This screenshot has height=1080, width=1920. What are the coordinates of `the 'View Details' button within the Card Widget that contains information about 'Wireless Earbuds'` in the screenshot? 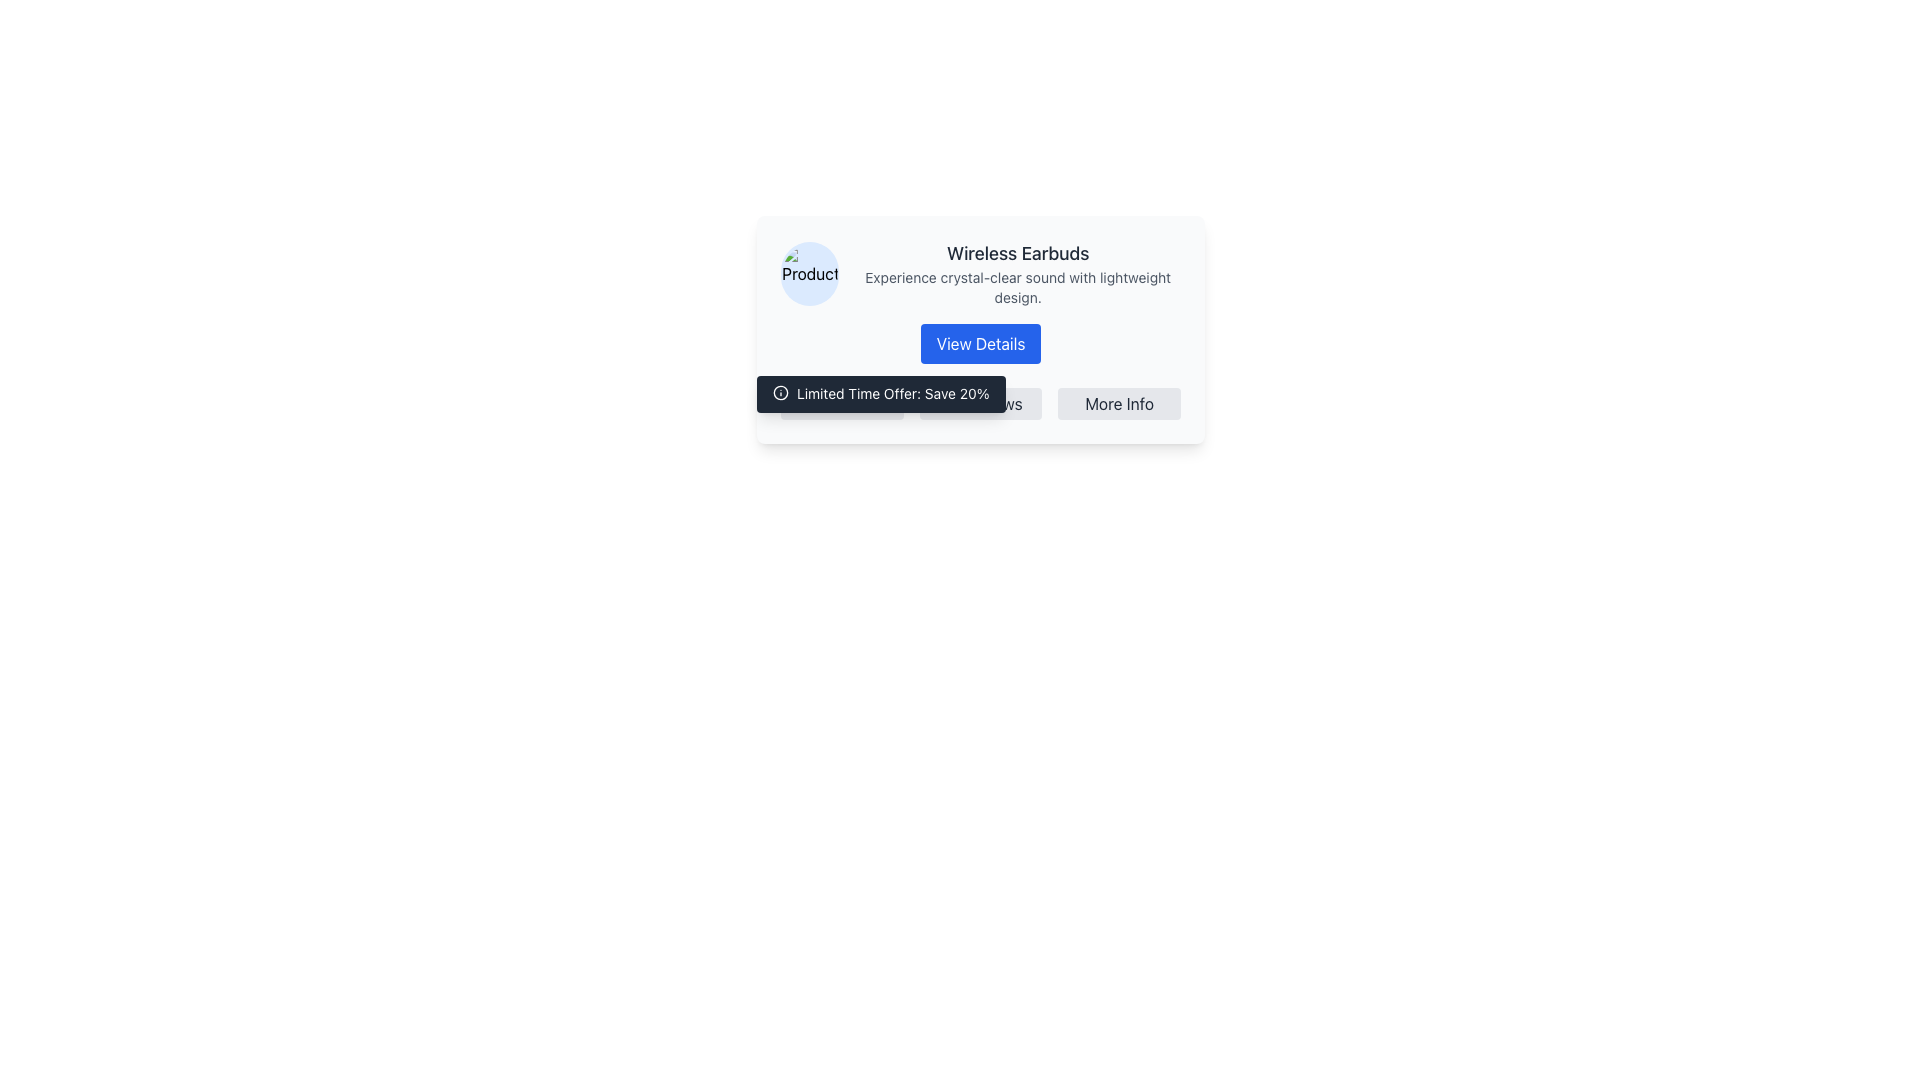 It's located at (980, 329).